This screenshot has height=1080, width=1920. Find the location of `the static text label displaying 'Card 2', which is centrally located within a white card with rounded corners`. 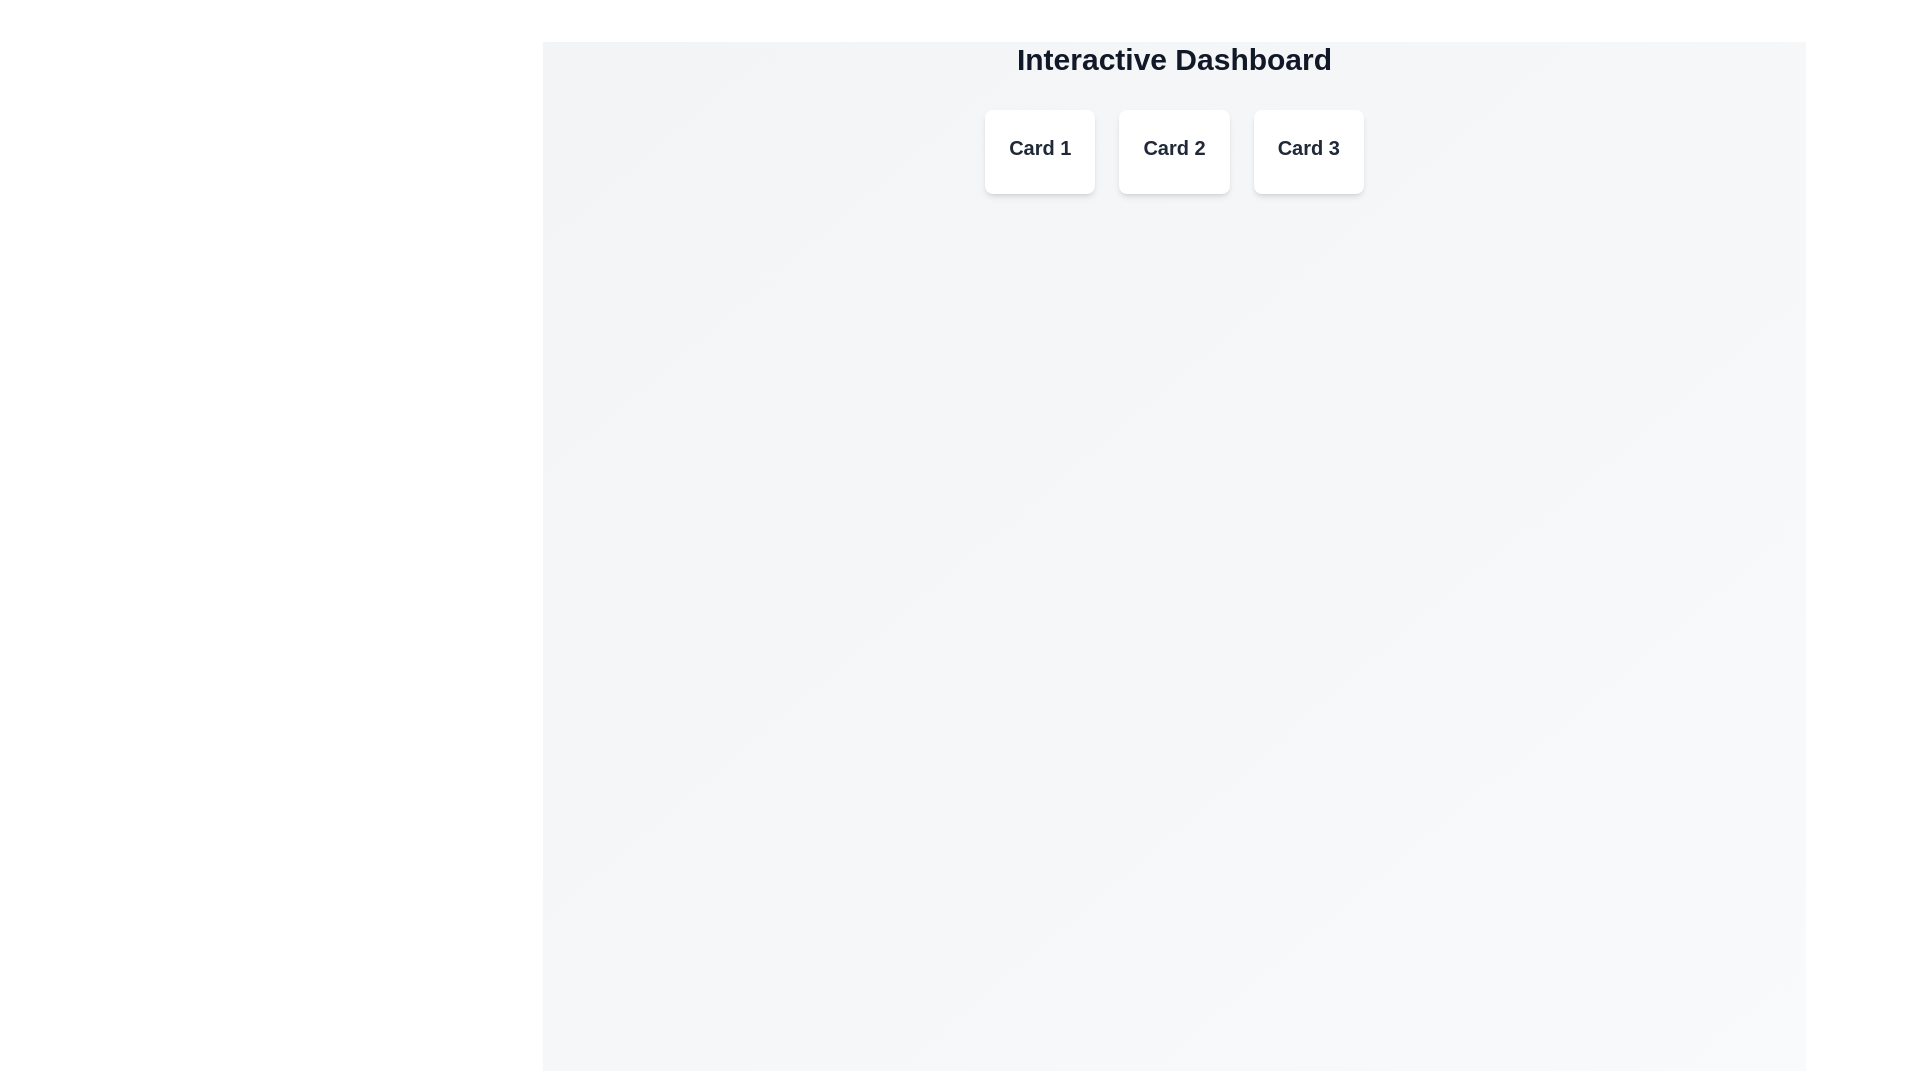

the static text label displaying 'Card 2', which is centrally located within a white card with rounded corners is located at coordinates (1174, 146).